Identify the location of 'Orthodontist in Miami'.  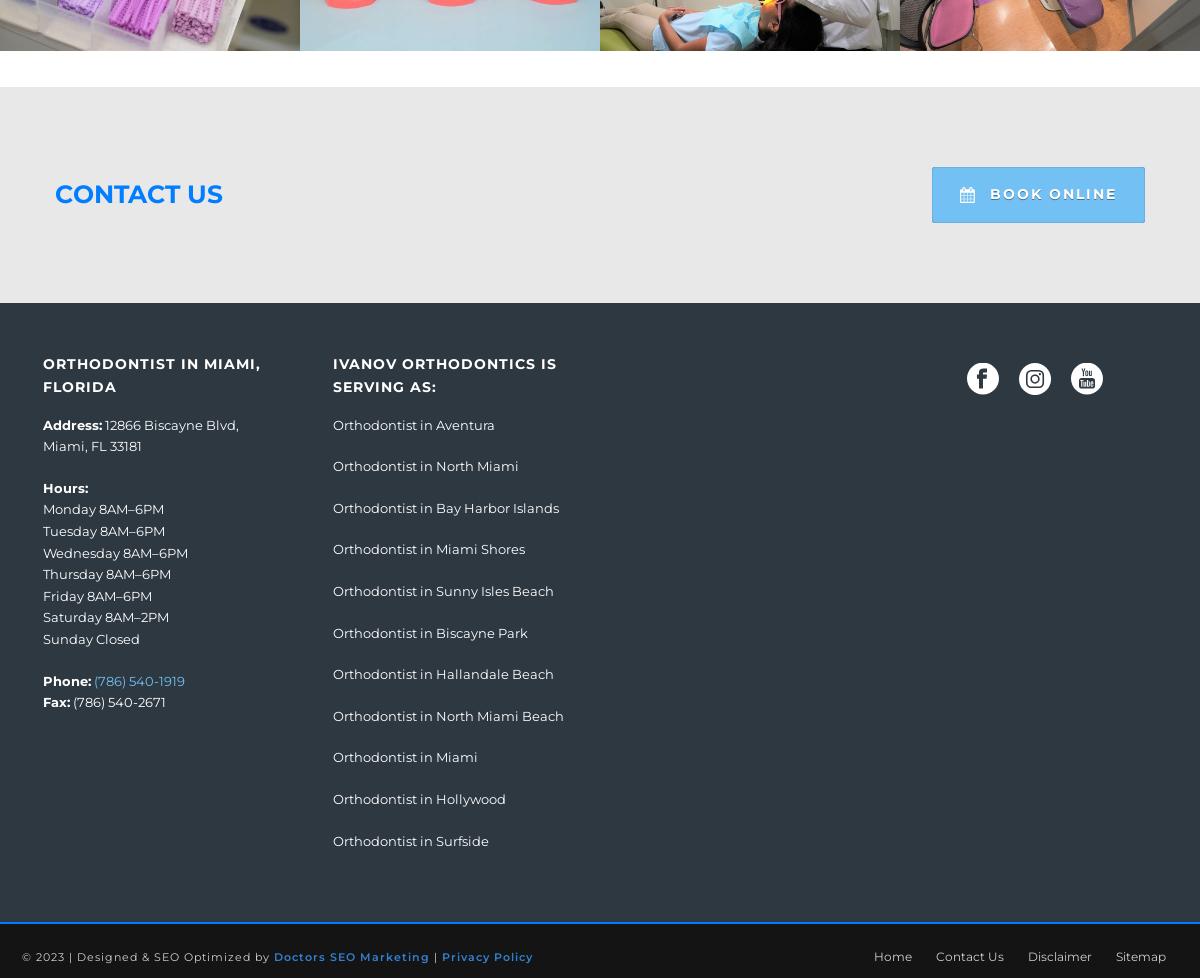
(405, 755).